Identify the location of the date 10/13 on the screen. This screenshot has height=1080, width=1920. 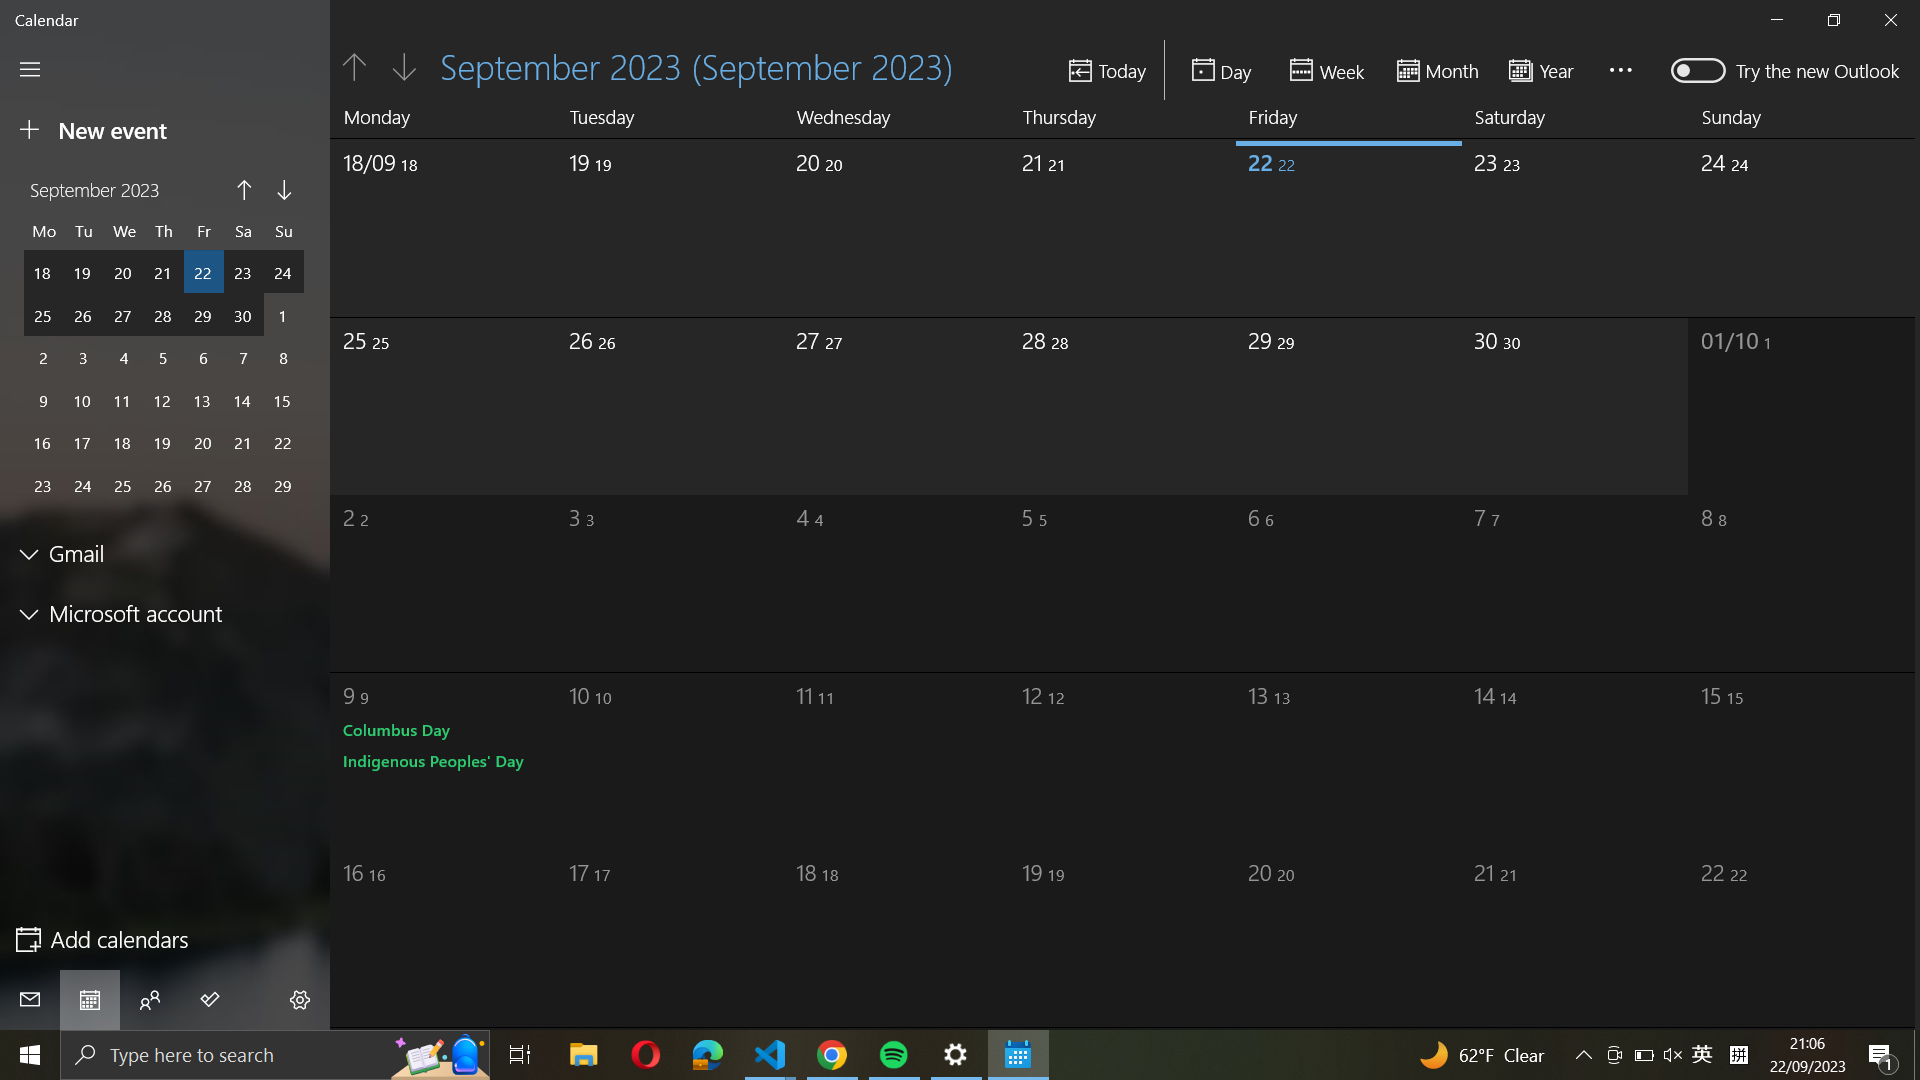
(1320, 753).